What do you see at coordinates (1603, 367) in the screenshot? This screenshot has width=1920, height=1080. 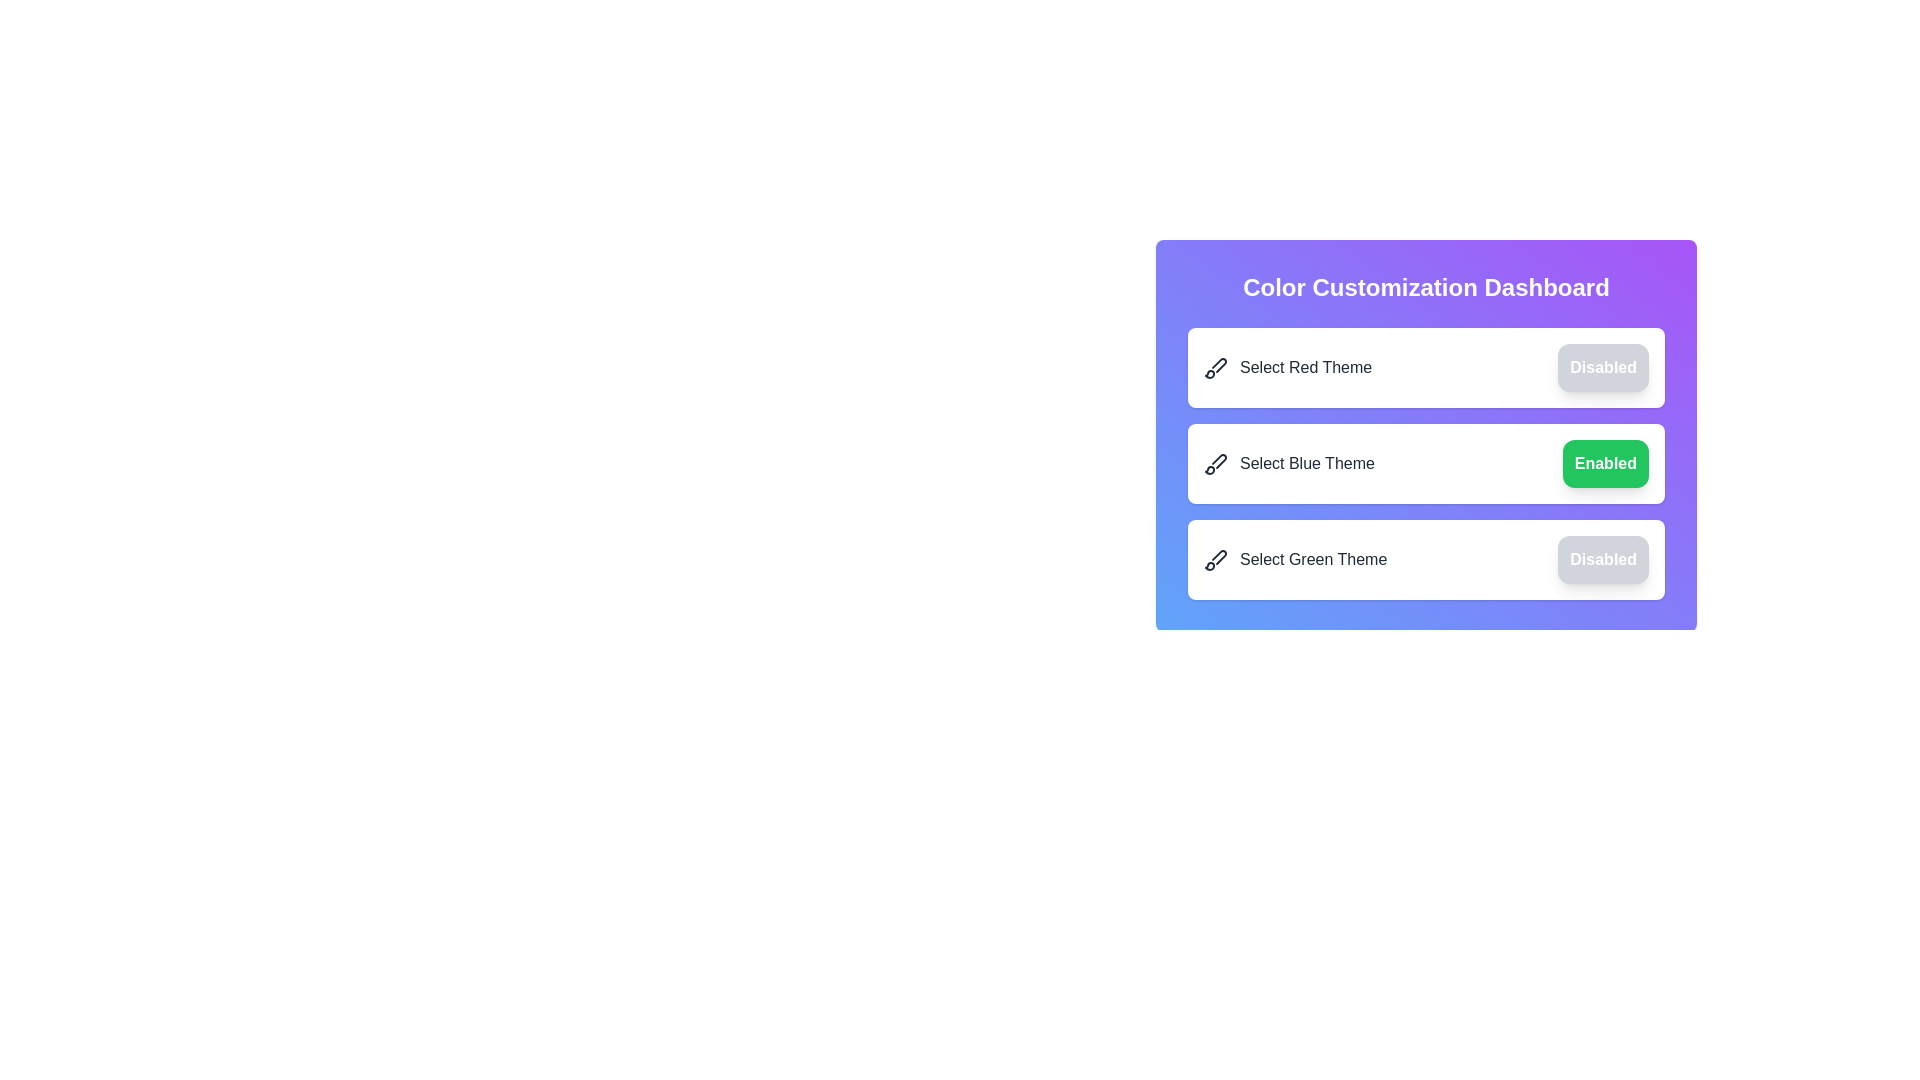 I see `the button corresponding to Red theme to observe any interactive feedback` at bounding box center [1603, 367].